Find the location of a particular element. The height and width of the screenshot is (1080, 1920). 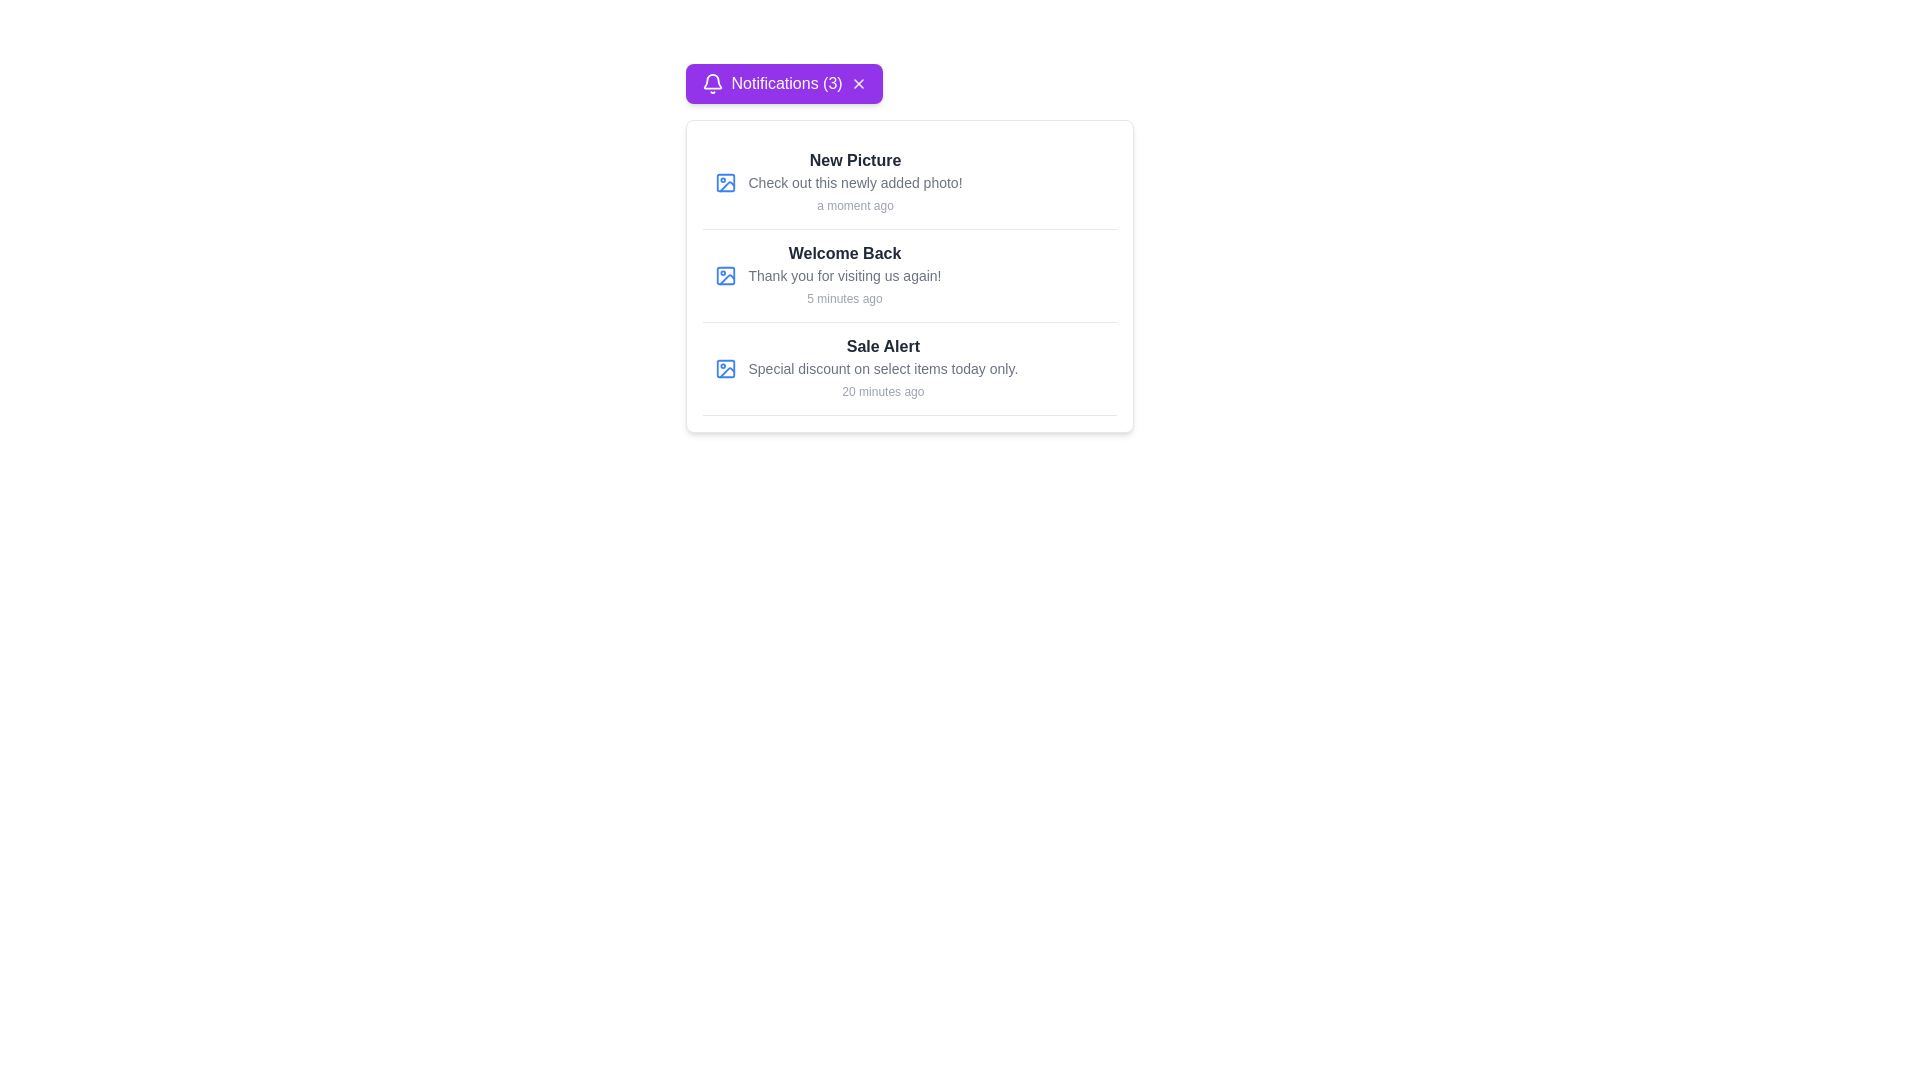

text label providing additional information about the 'Sale Alert', which is positioned below the title and above the timestamp in the notification card is located at coordinates (882, 369).